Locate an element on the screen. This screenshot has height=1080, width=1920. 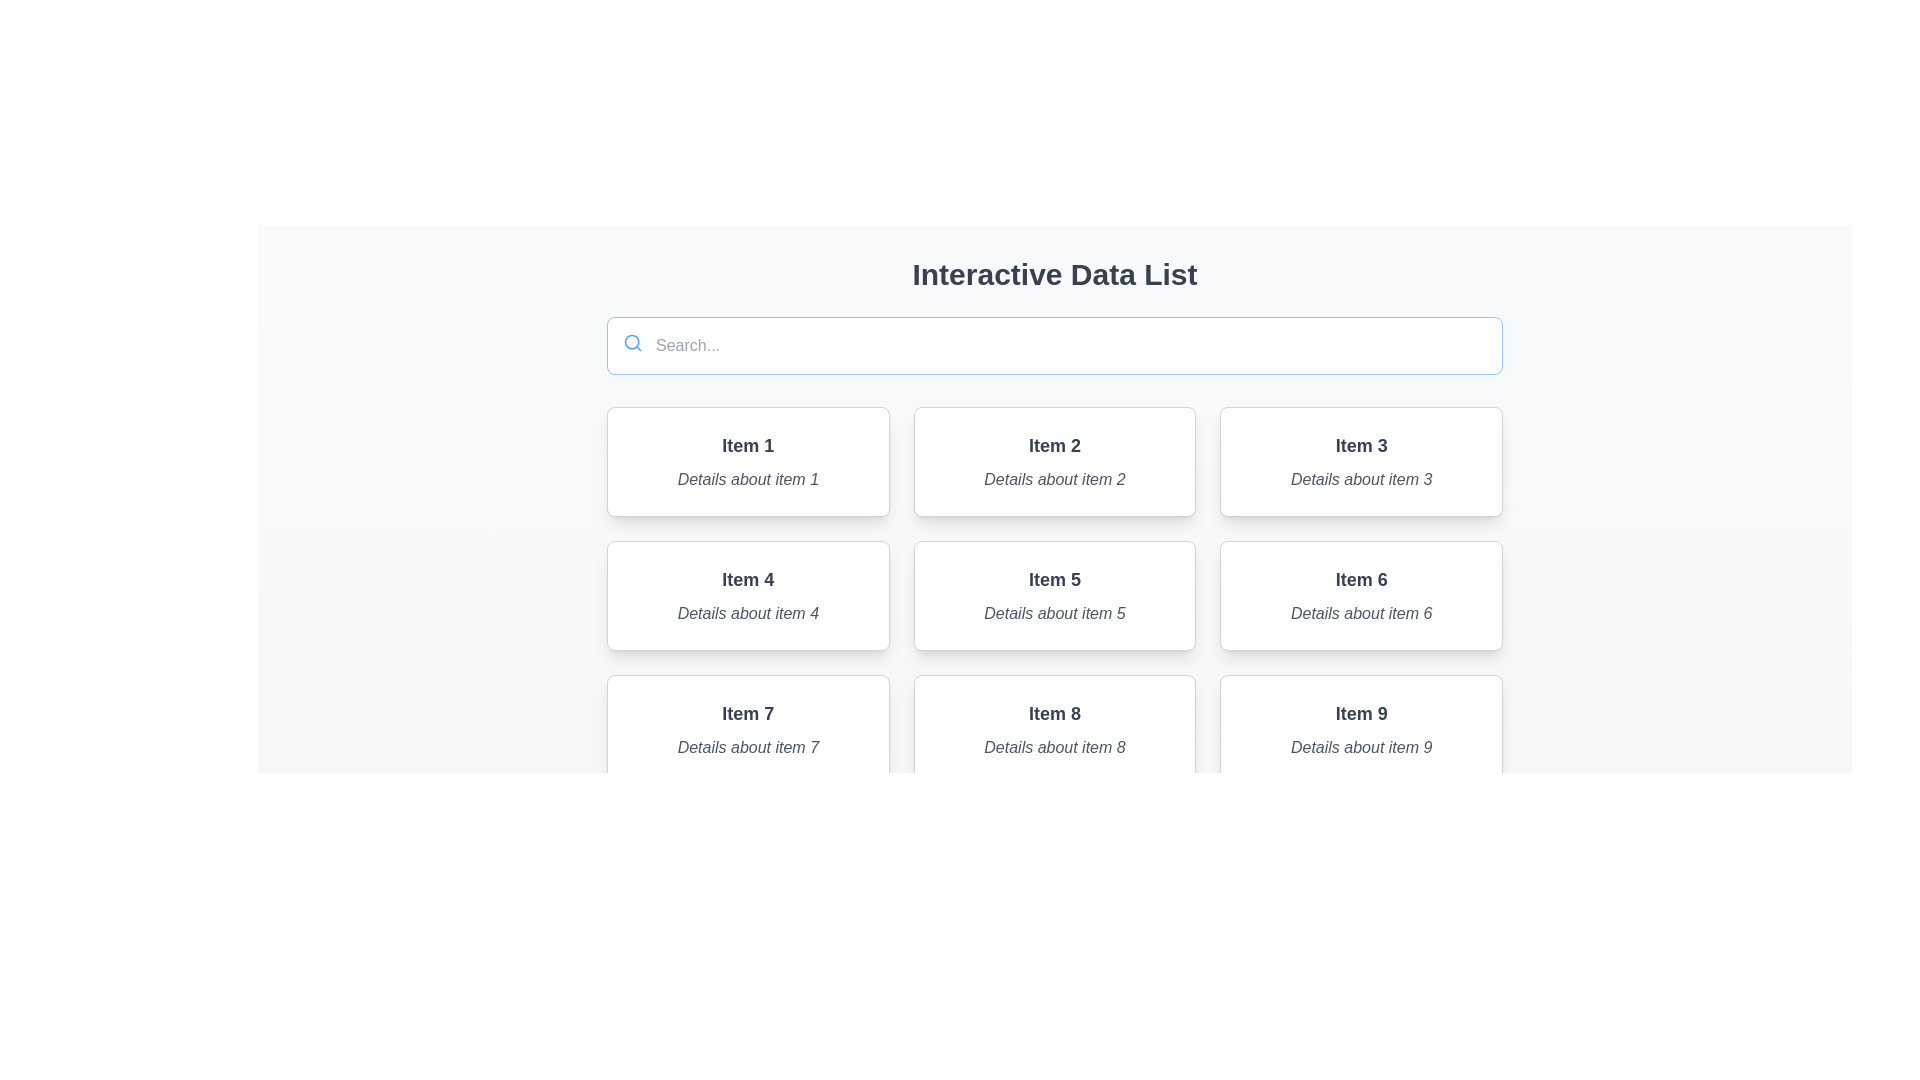
the italicized text 'Details about item 9' located in the bottom section of the ninth card labeled 'Item 9' in the rightmost column of the third row is located at coordinates (1360, 748).